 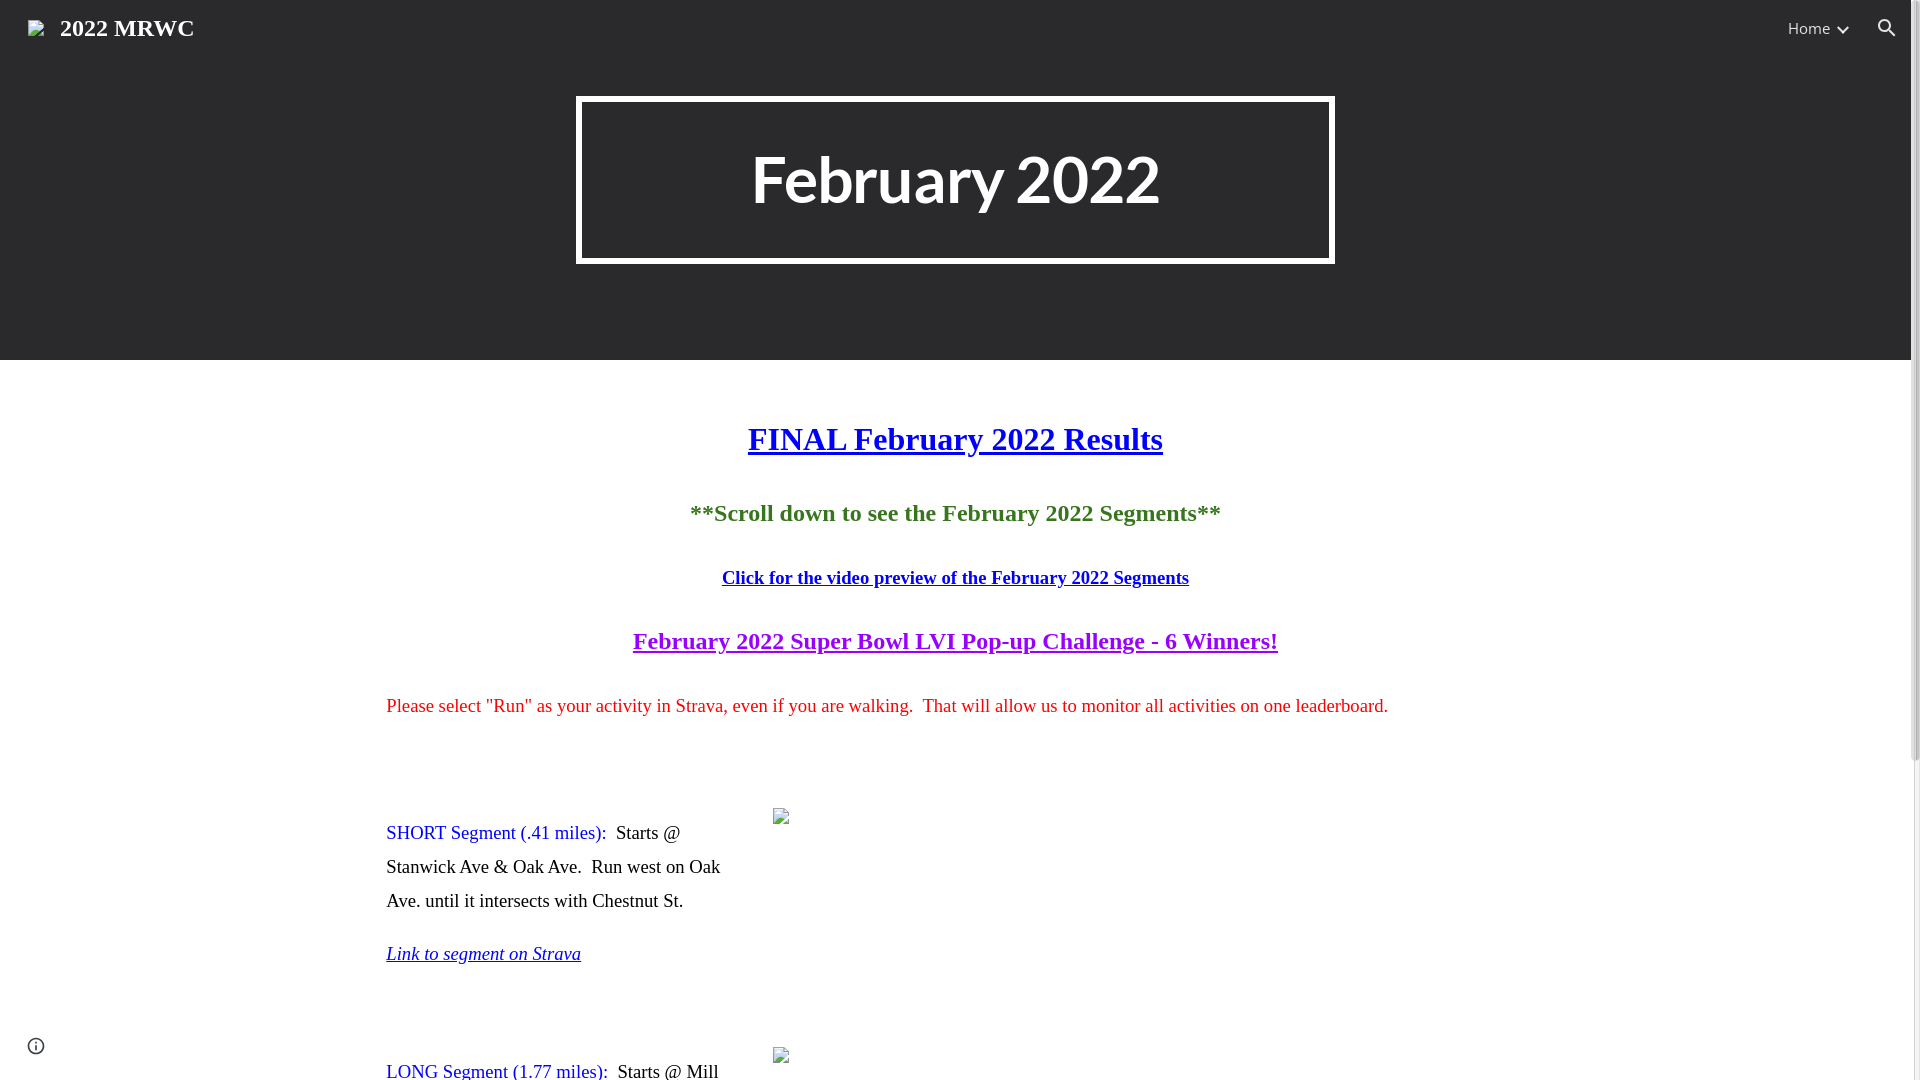 What do you see at coordinates (15, 26) in the screenshot?
I see `'2022 MRWC'` at bounding box center [15, 26].